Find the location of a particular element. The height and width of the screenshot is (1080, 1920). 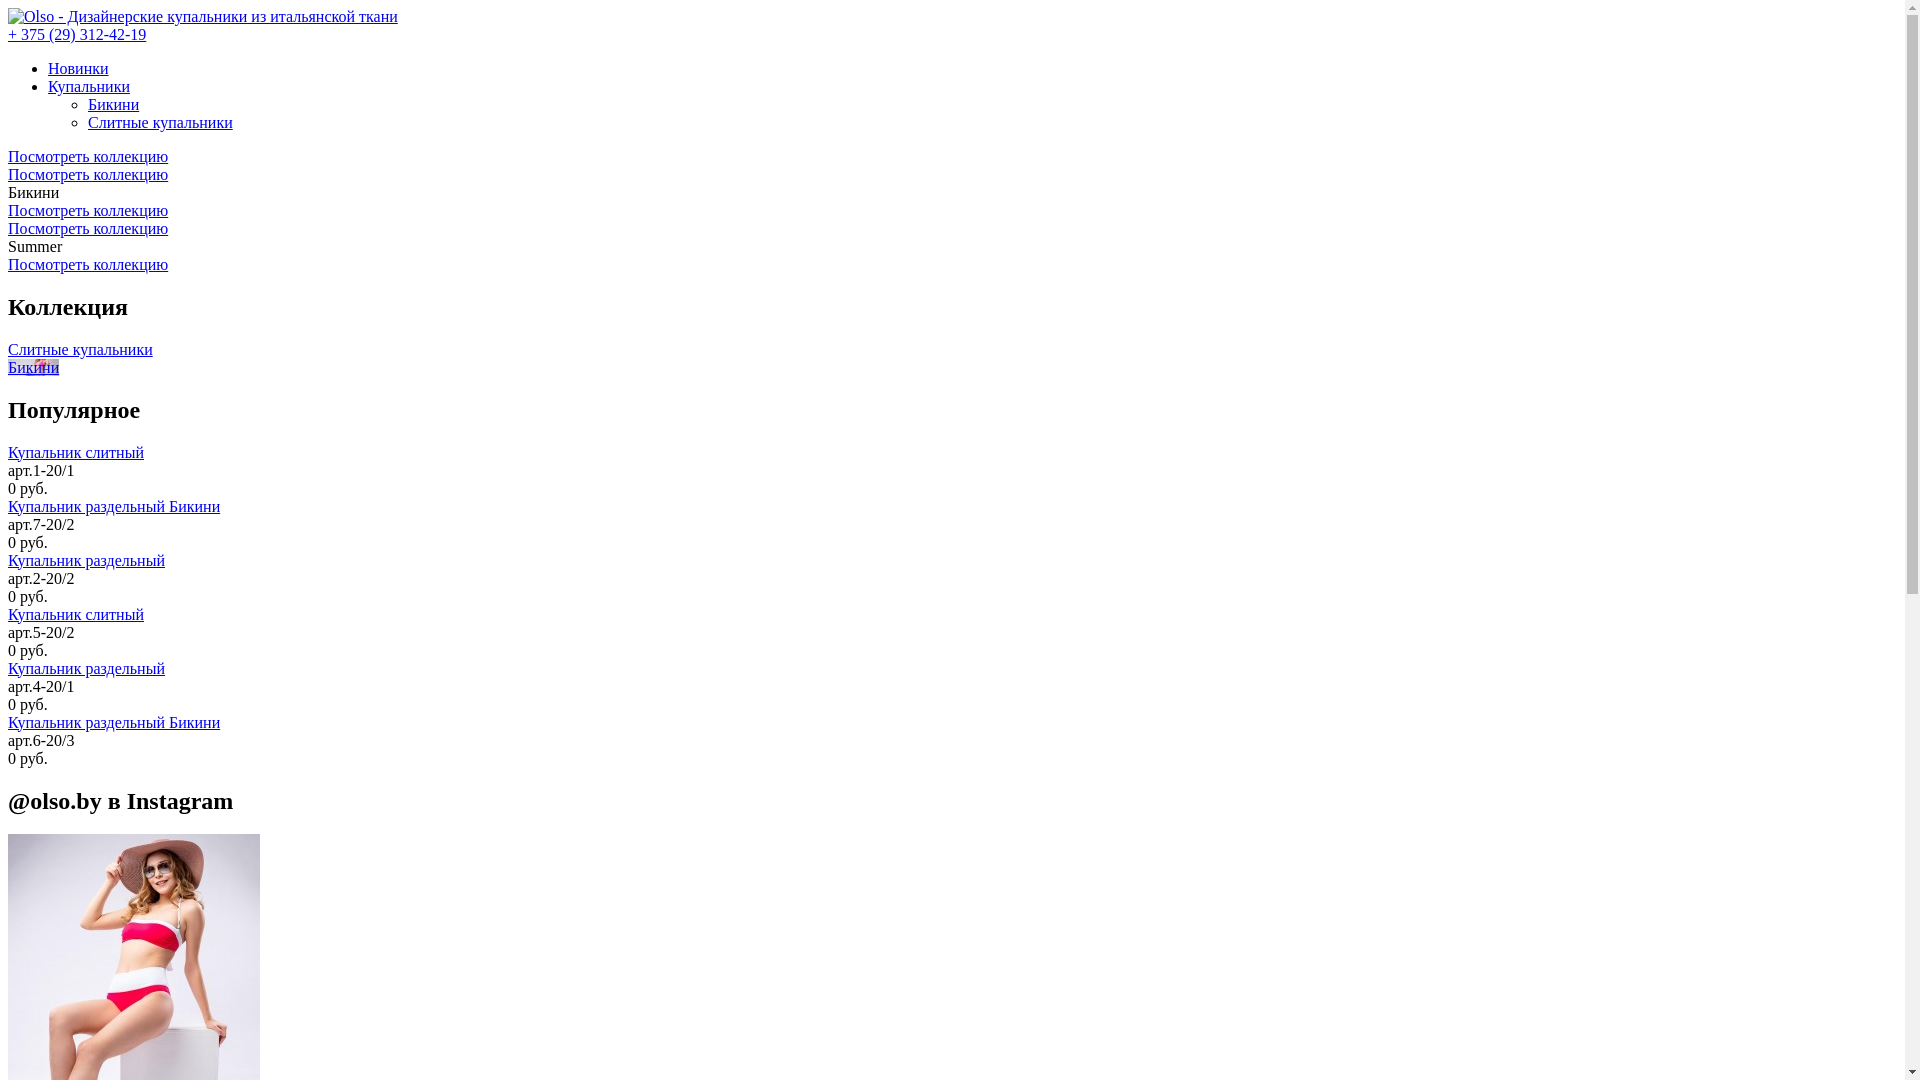

'+ 375 (29) 312-42-19' is located at coordinates (8, 34).